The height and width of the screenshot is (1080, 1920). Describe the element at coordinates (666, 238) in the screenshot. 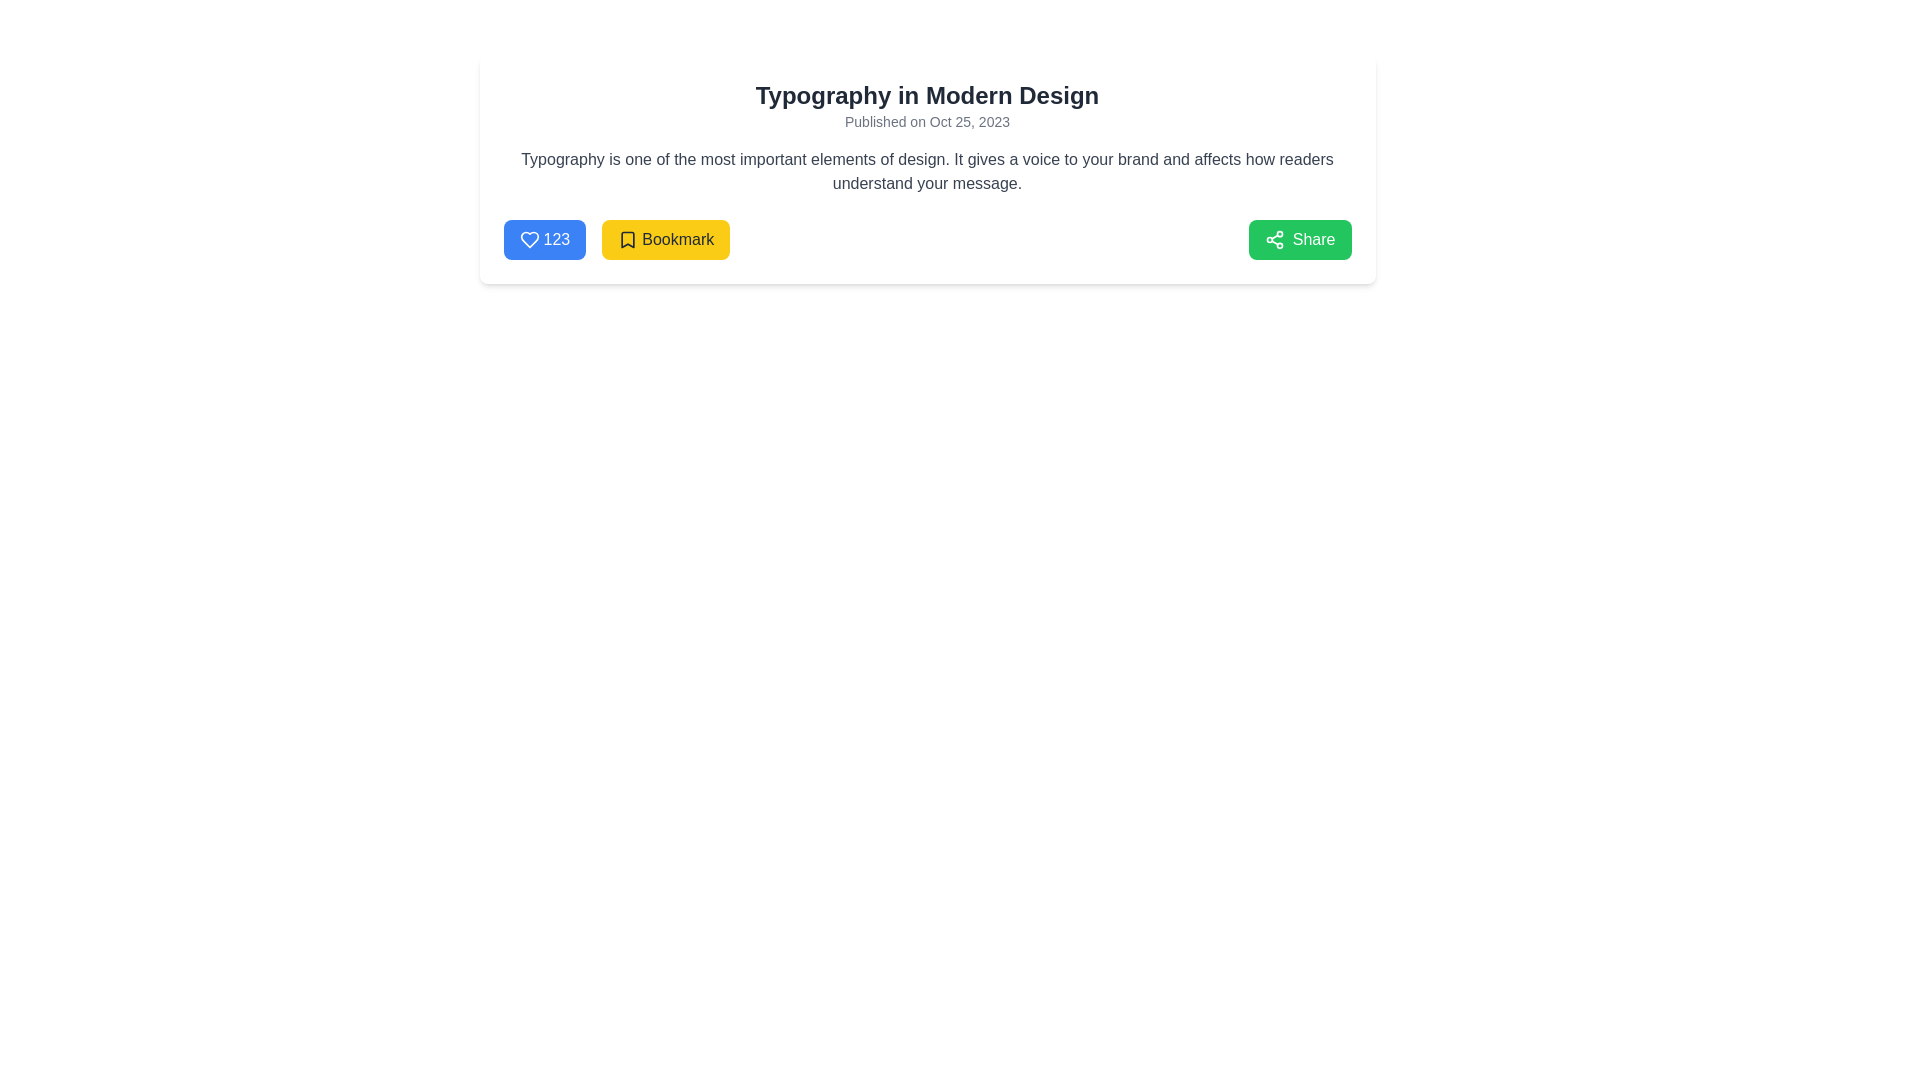

I see `the second interactive button to bookmark the content associated with the article titled 'Typography in Modern Design'` at that location.